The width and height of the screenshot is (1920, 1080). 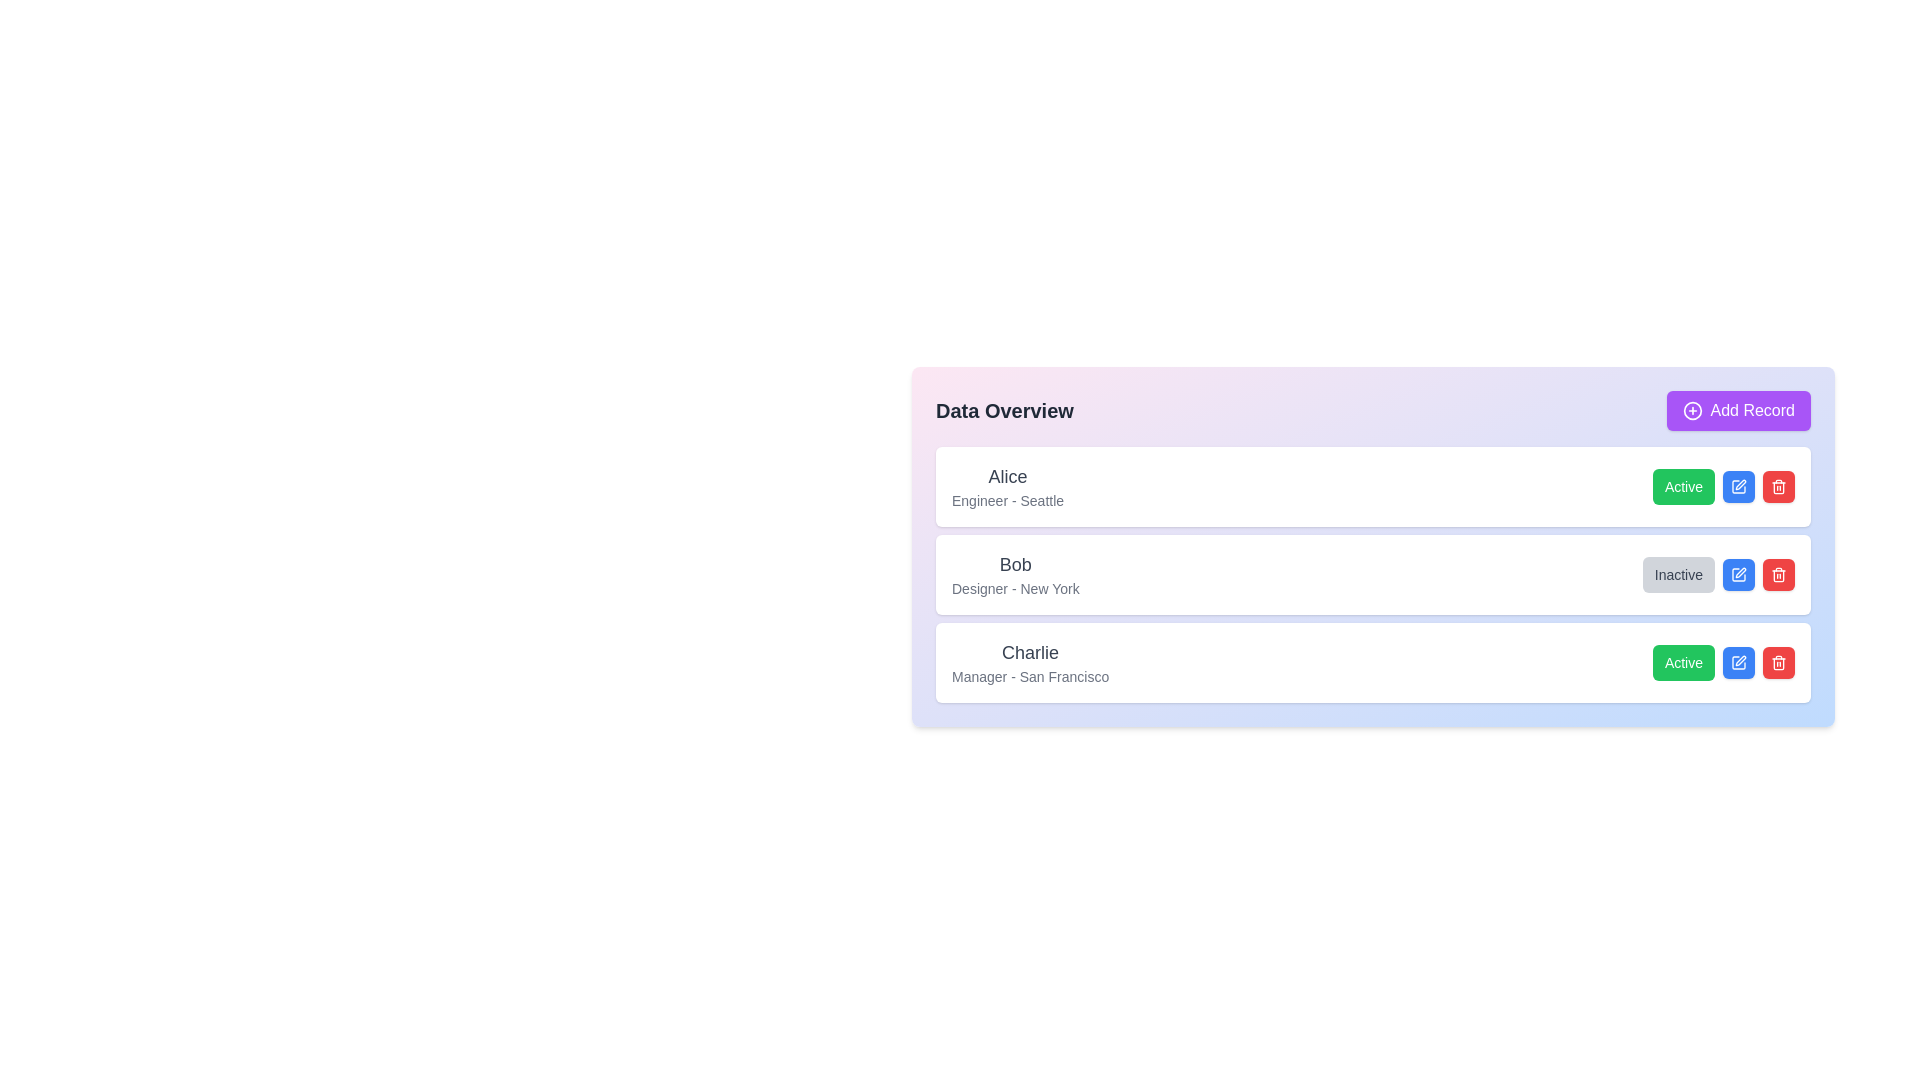 I want to click on the small light gray text label reading 'Designer - New York', which is positioned directly below the larger text 'Bob' in the second row of the 'Data Overview' section, so click(x=1015, y=588).